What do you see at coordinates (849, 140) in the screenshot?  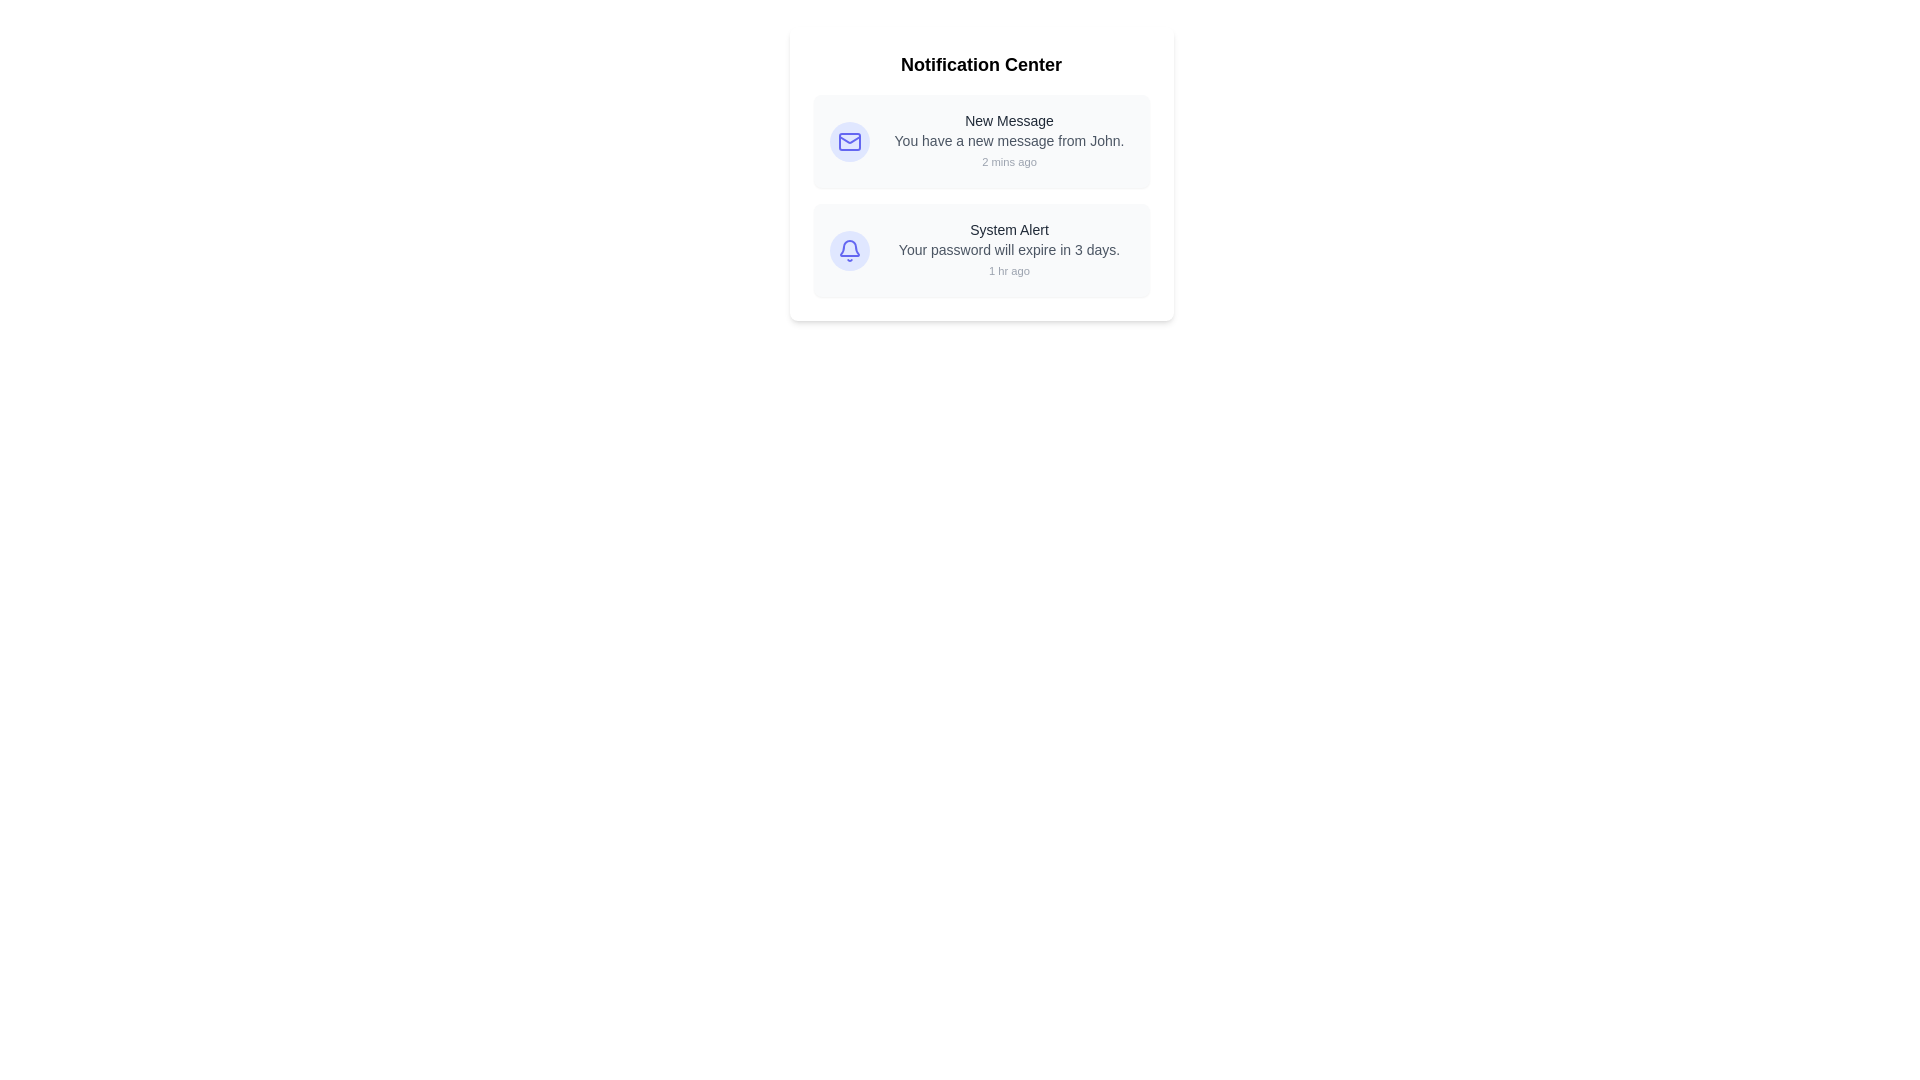 I see `the blue envelope icon in the top-left corner of the notification center widget, which indicates a new message` at bounding box center [849, 140].